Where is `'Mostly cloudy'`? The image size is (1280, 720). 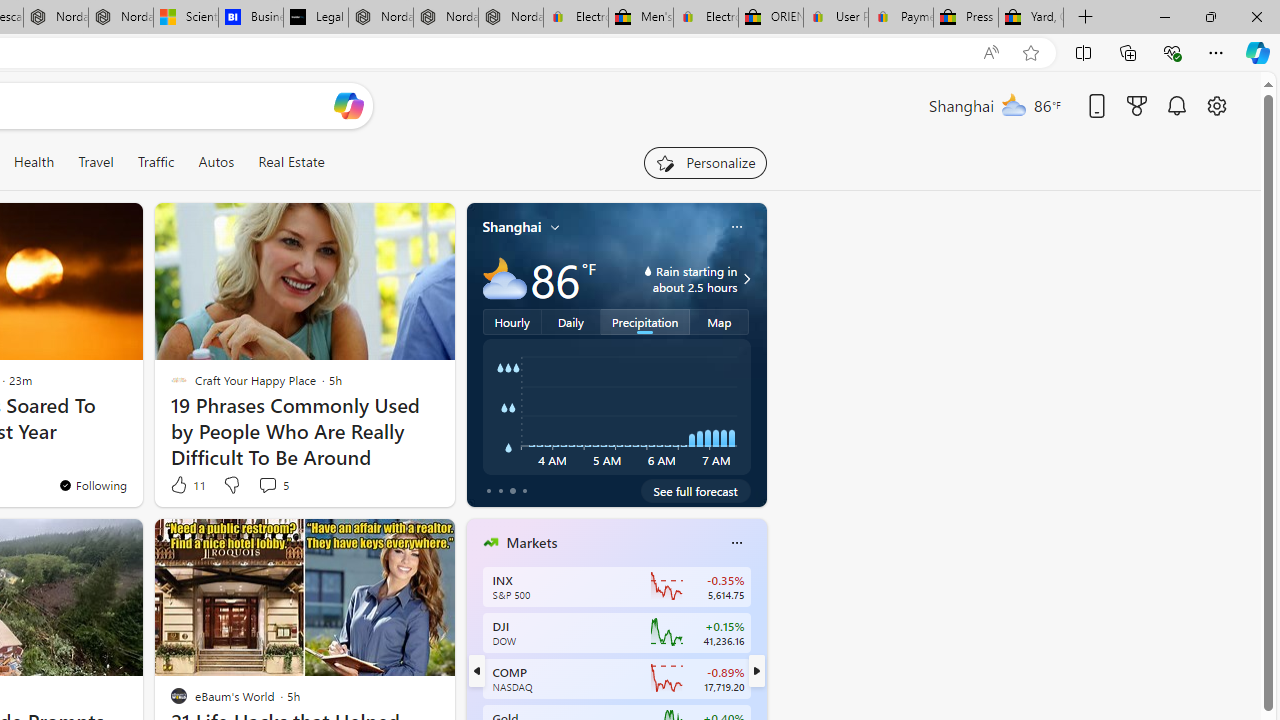 'Mostly cloudy' is located at coordinates (504, 279).